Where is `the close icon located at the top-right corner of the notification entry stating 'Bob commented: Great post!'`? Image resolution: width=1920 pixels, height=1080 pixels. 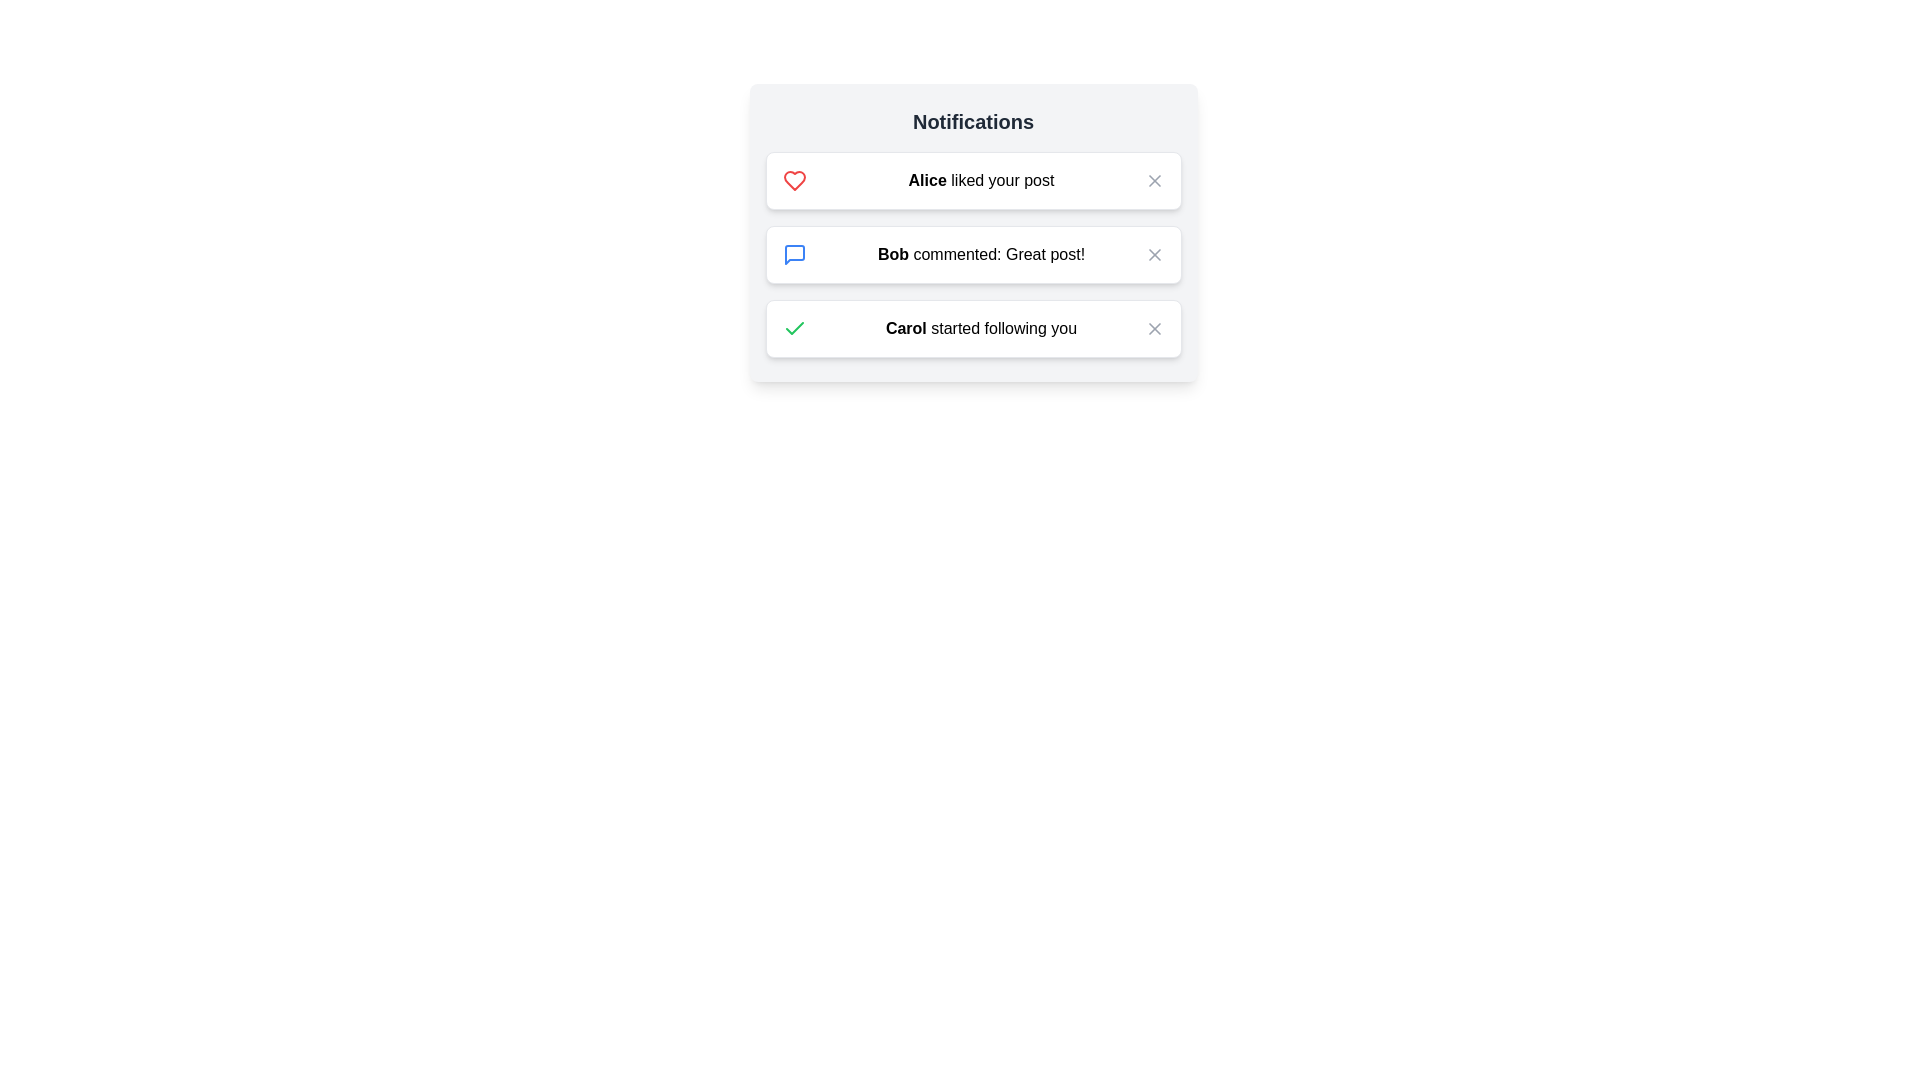 the close icon located at the top-right corner of the notification entry stating 'Bob commented: Great post!' is located at coordinates (1154, 253).